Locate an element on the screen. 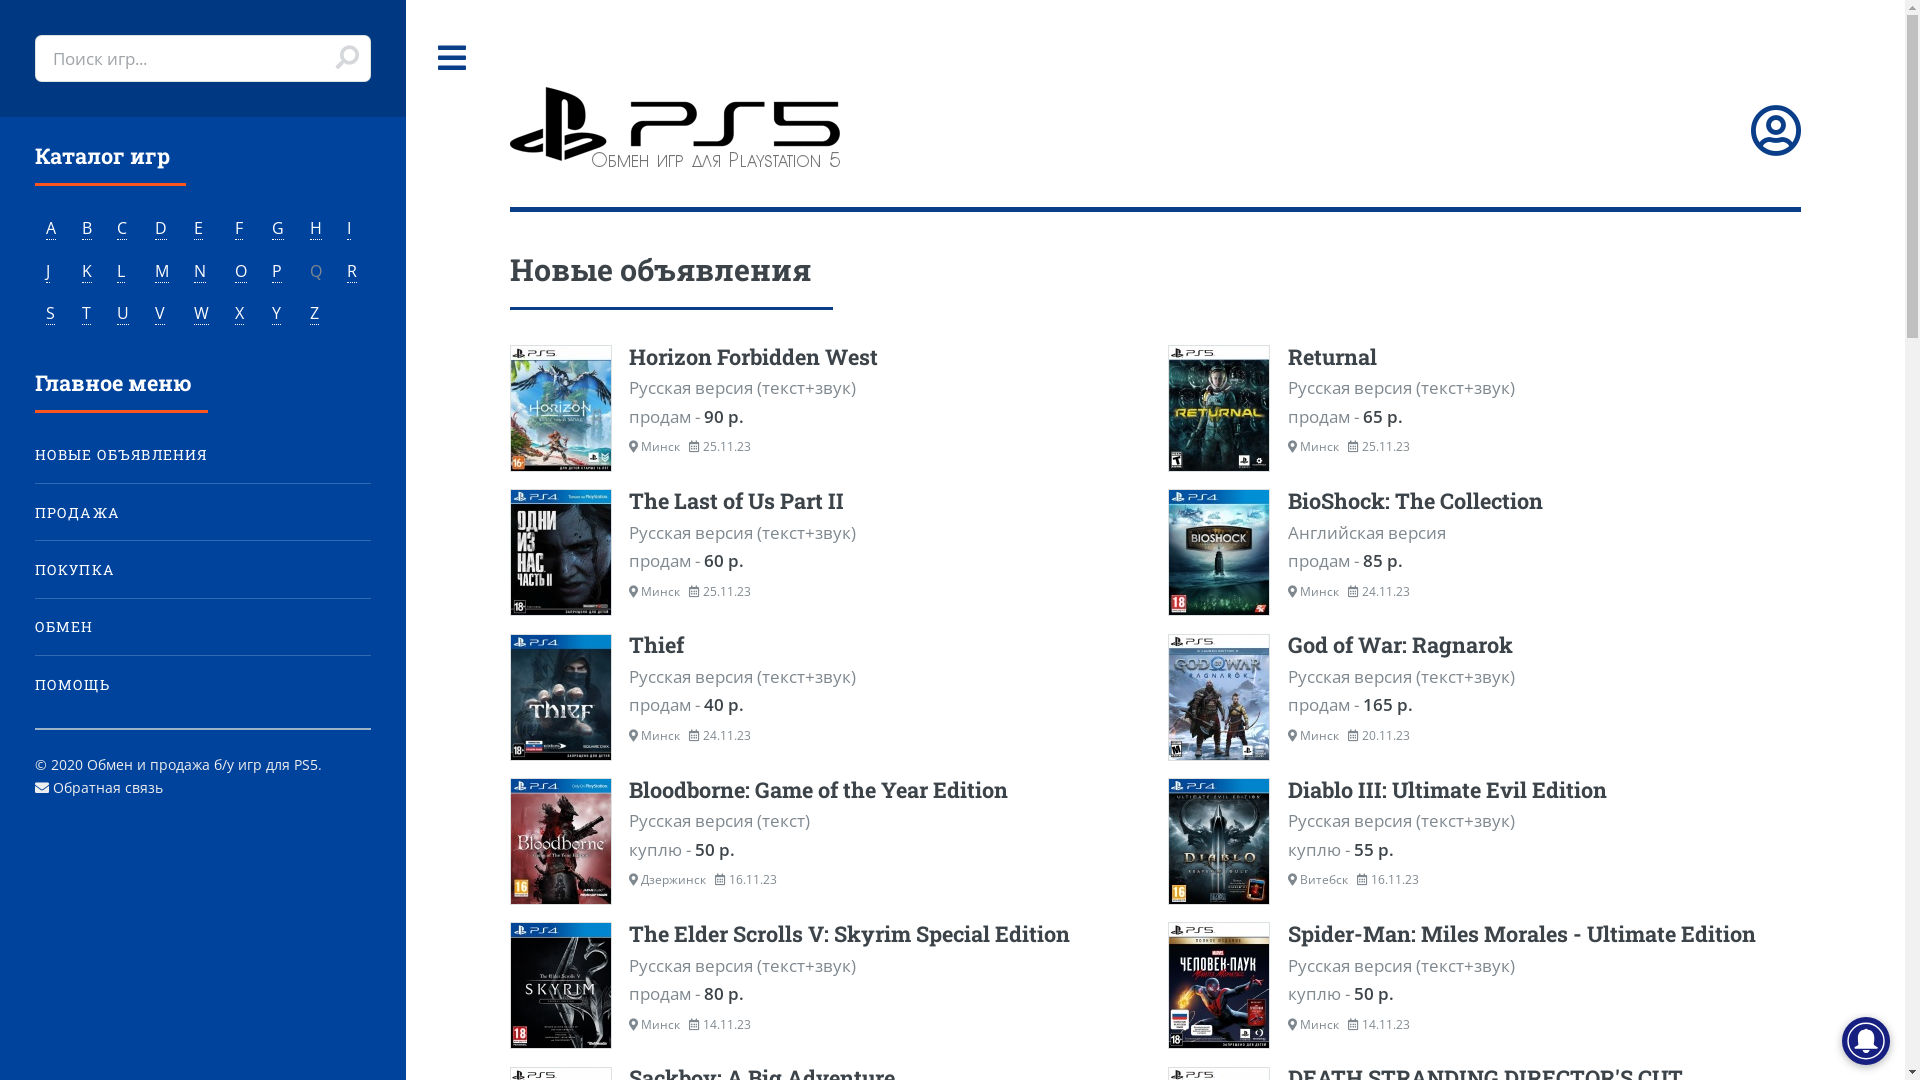  'J' is located at coordinates (48, 271).